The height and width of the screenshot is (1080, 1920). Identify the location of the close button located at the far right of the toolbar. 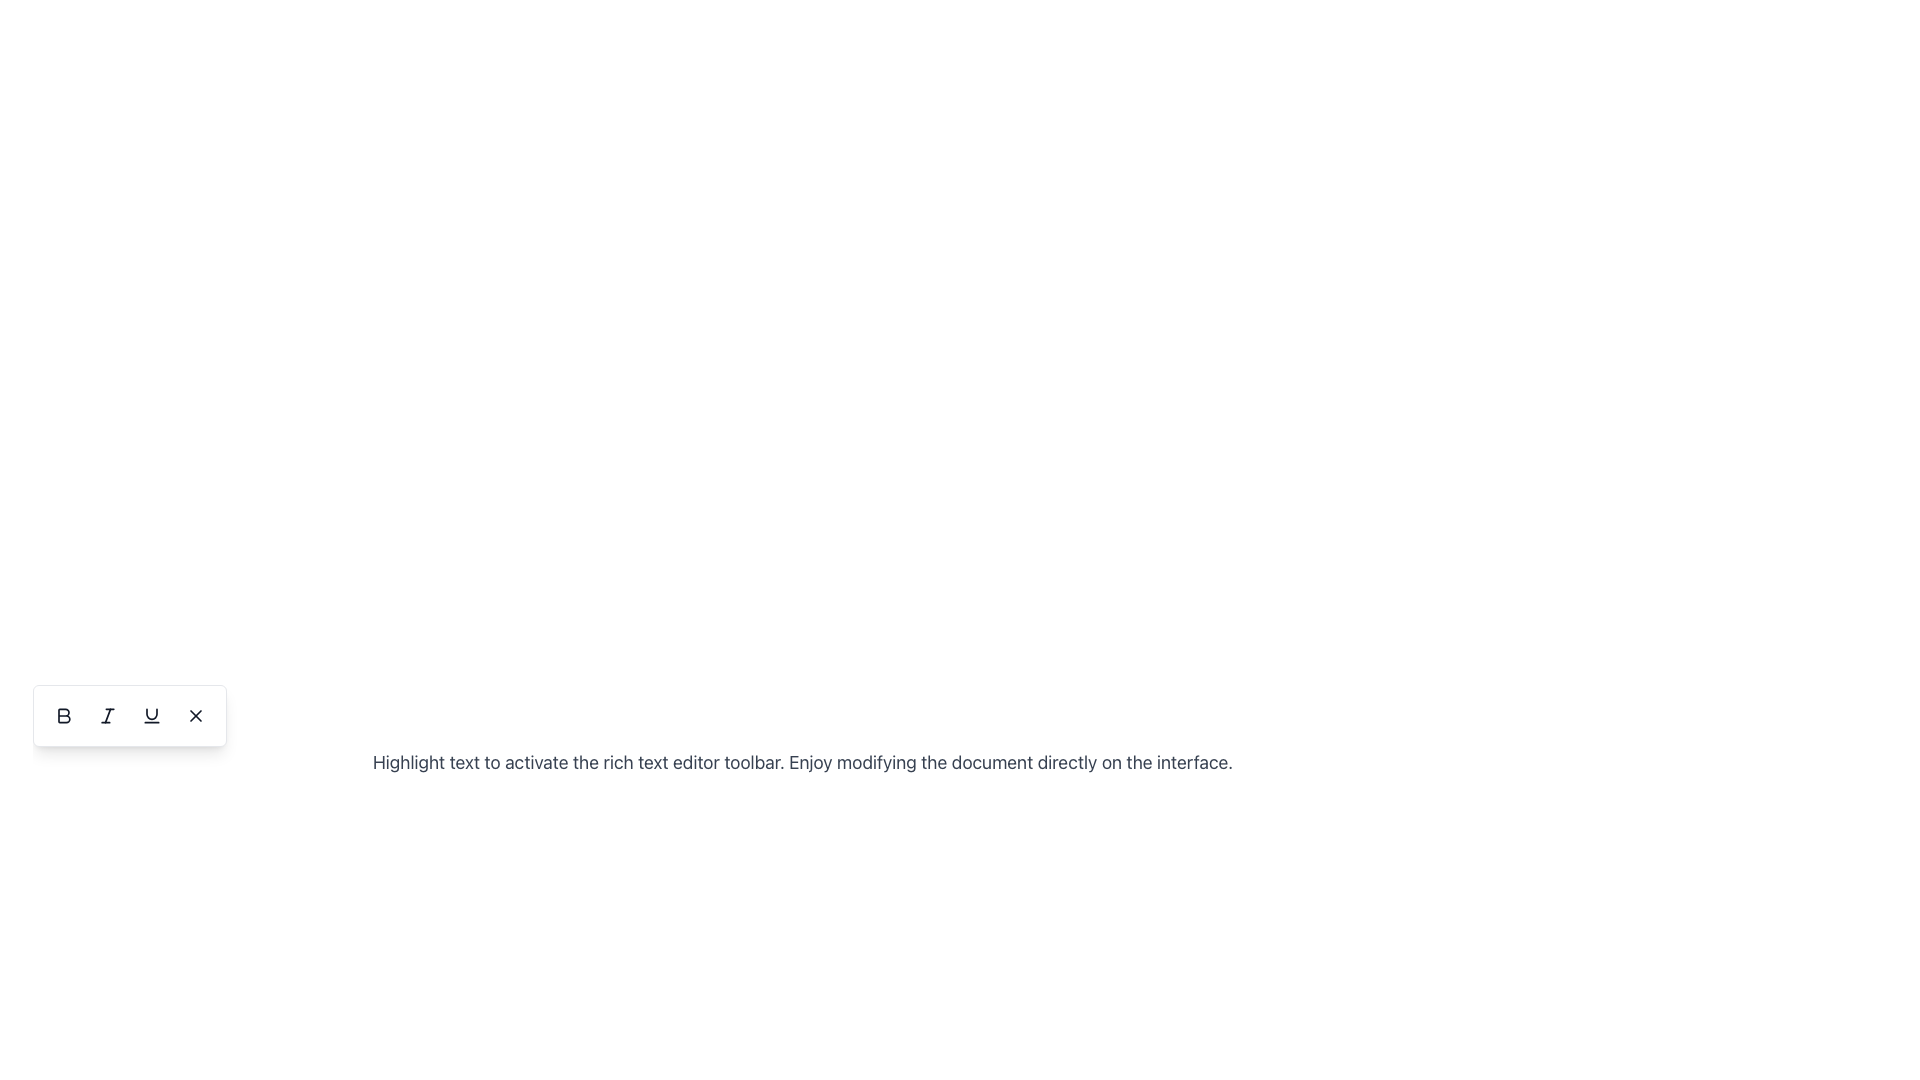
(196, 715).